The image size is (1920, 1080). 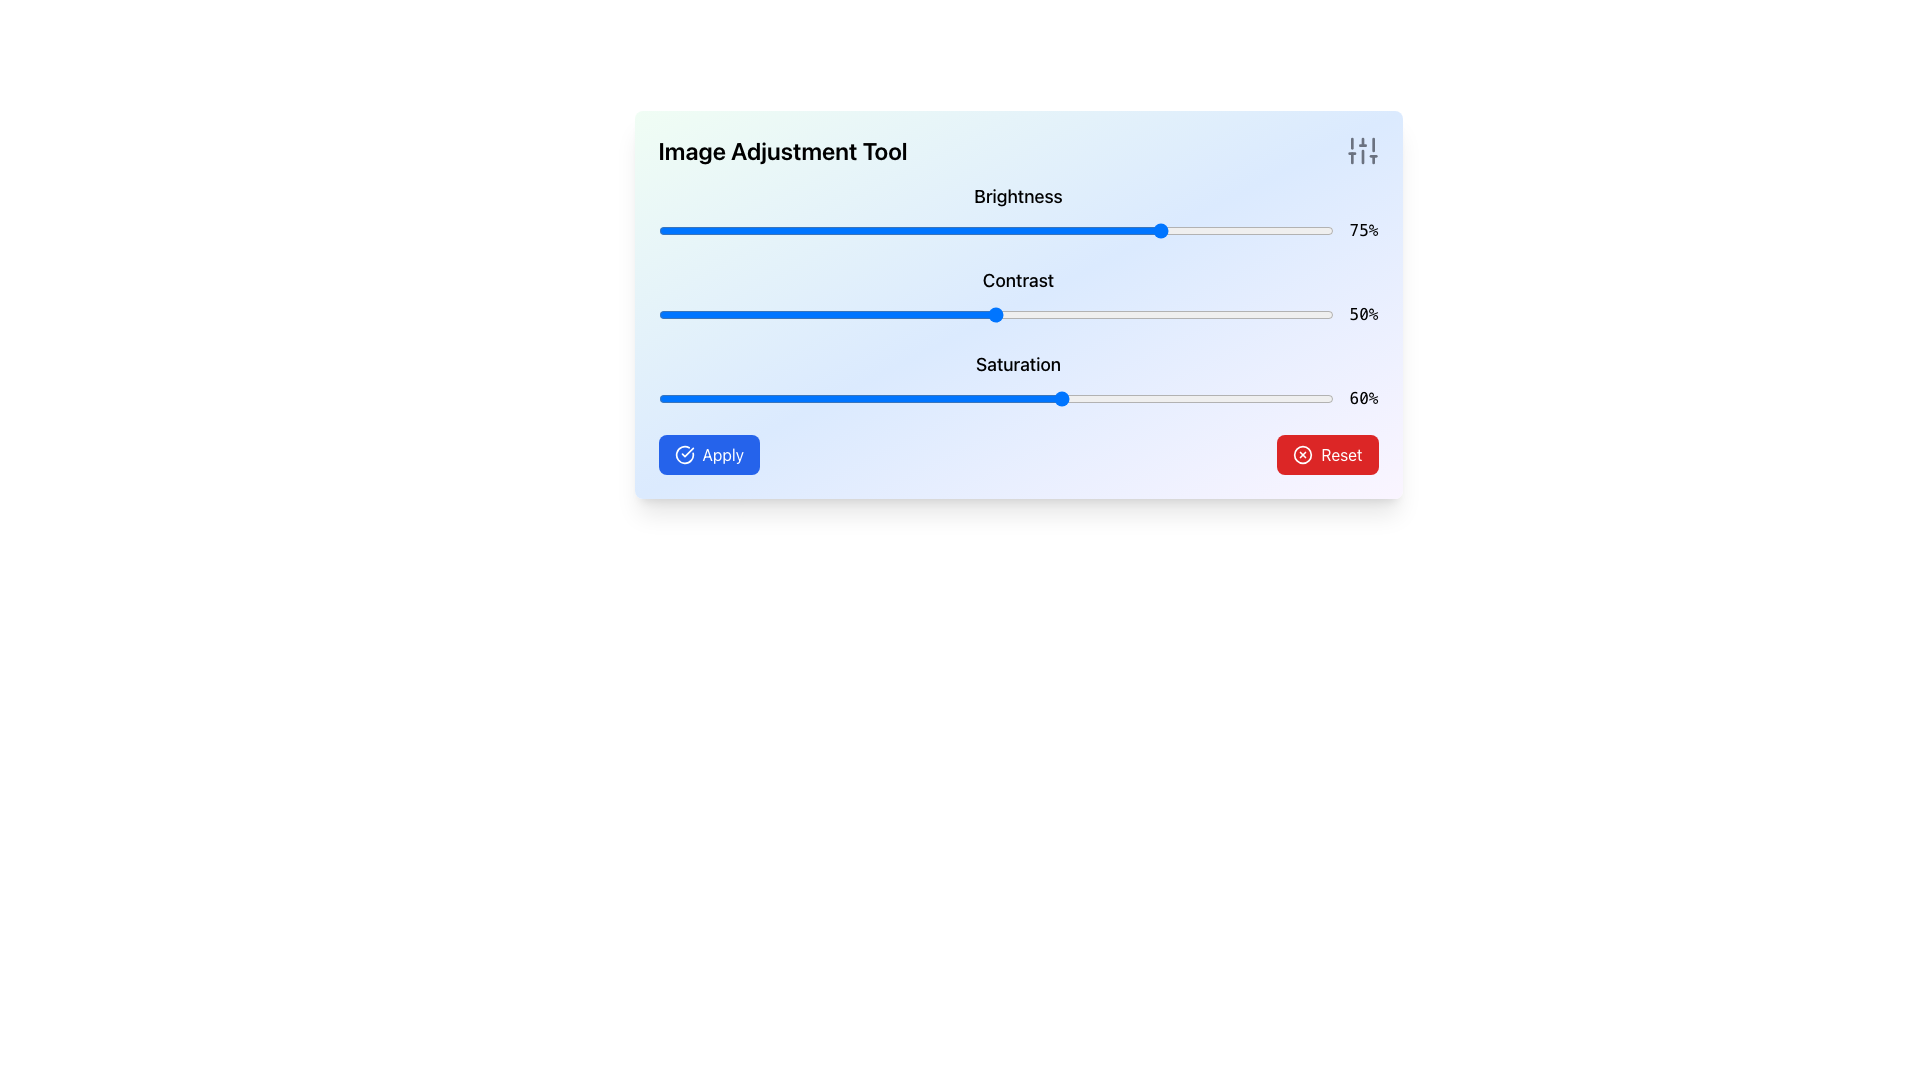 I want to click on the saturation, so click(x=847, y=398).